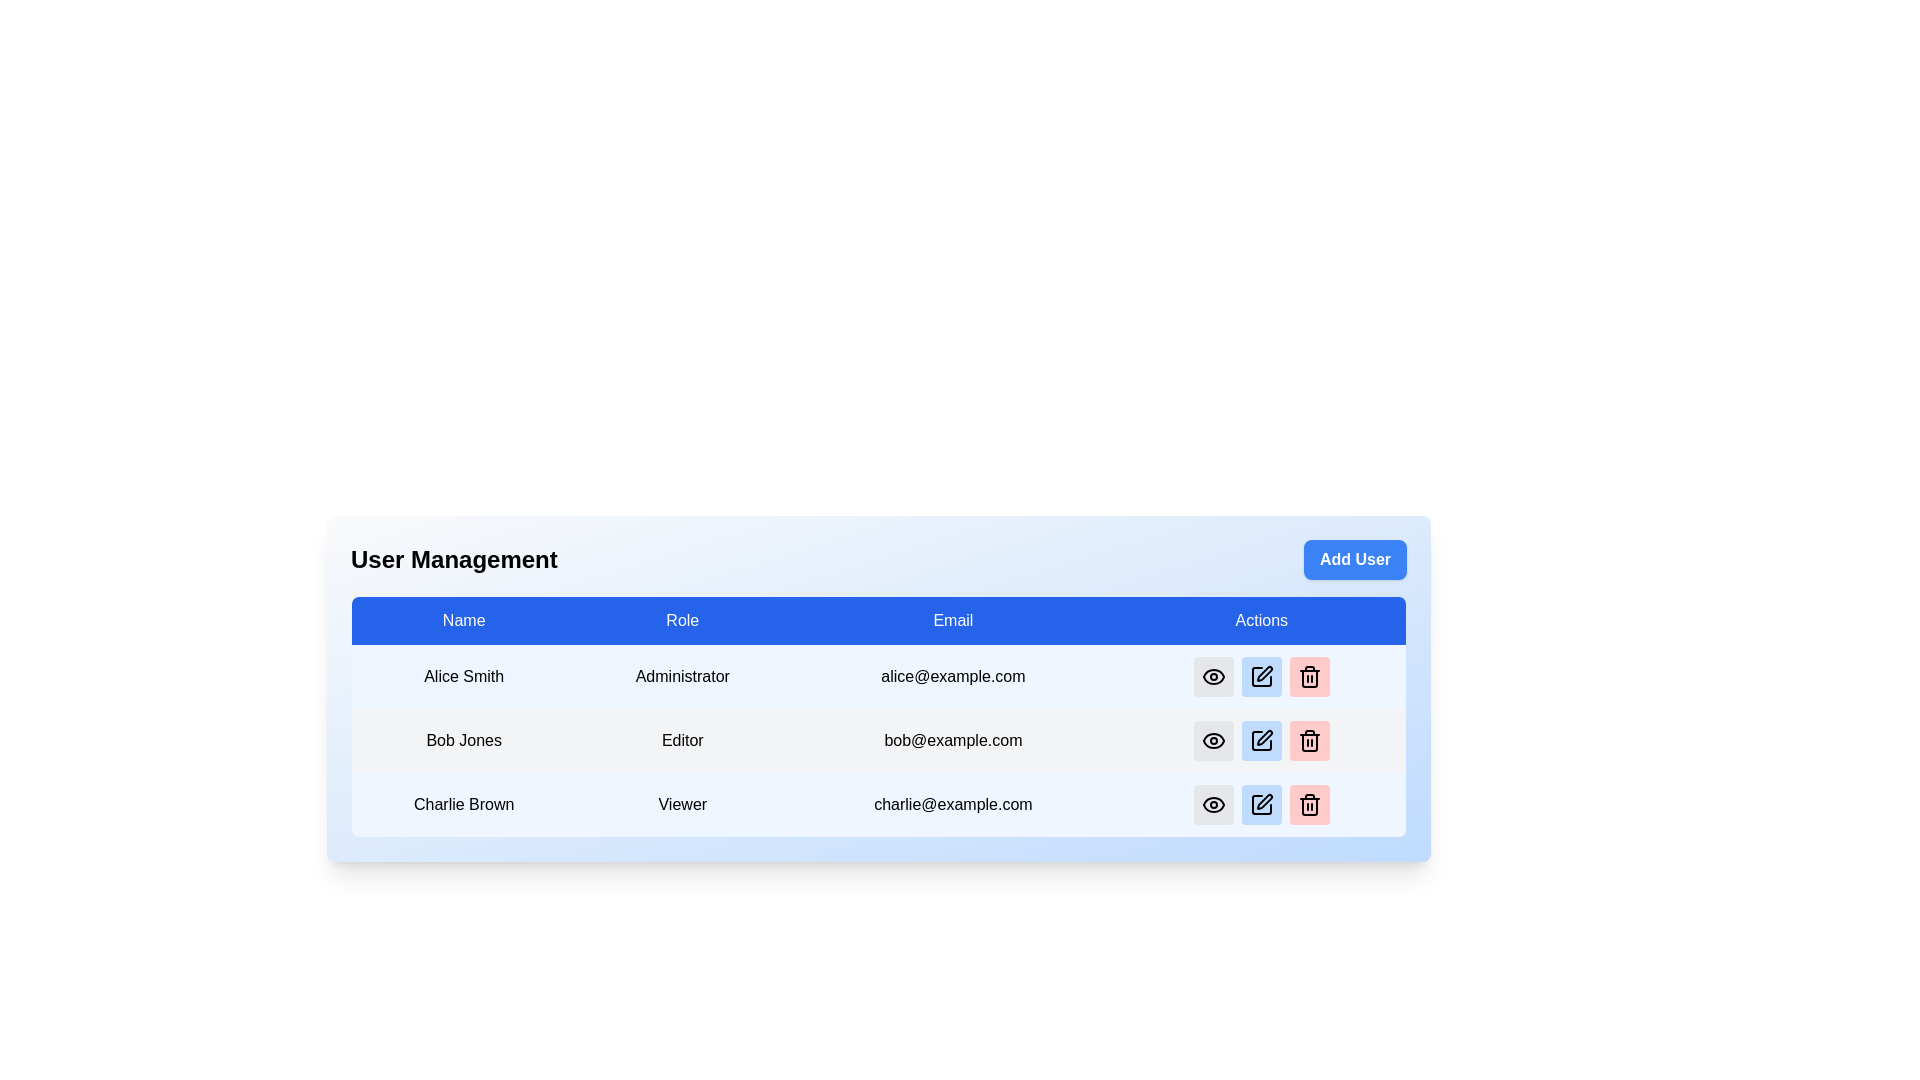 The width and height of the screenshot is (1920, 1080). What do you see at coordinates (1260, 740) in the screenshot?
I see `the edit button with a light blue background and a pen icon, located in the second row of the user management table for user 'Bob Jones', to initiate the edit action` at bounding box center [1260, 740].